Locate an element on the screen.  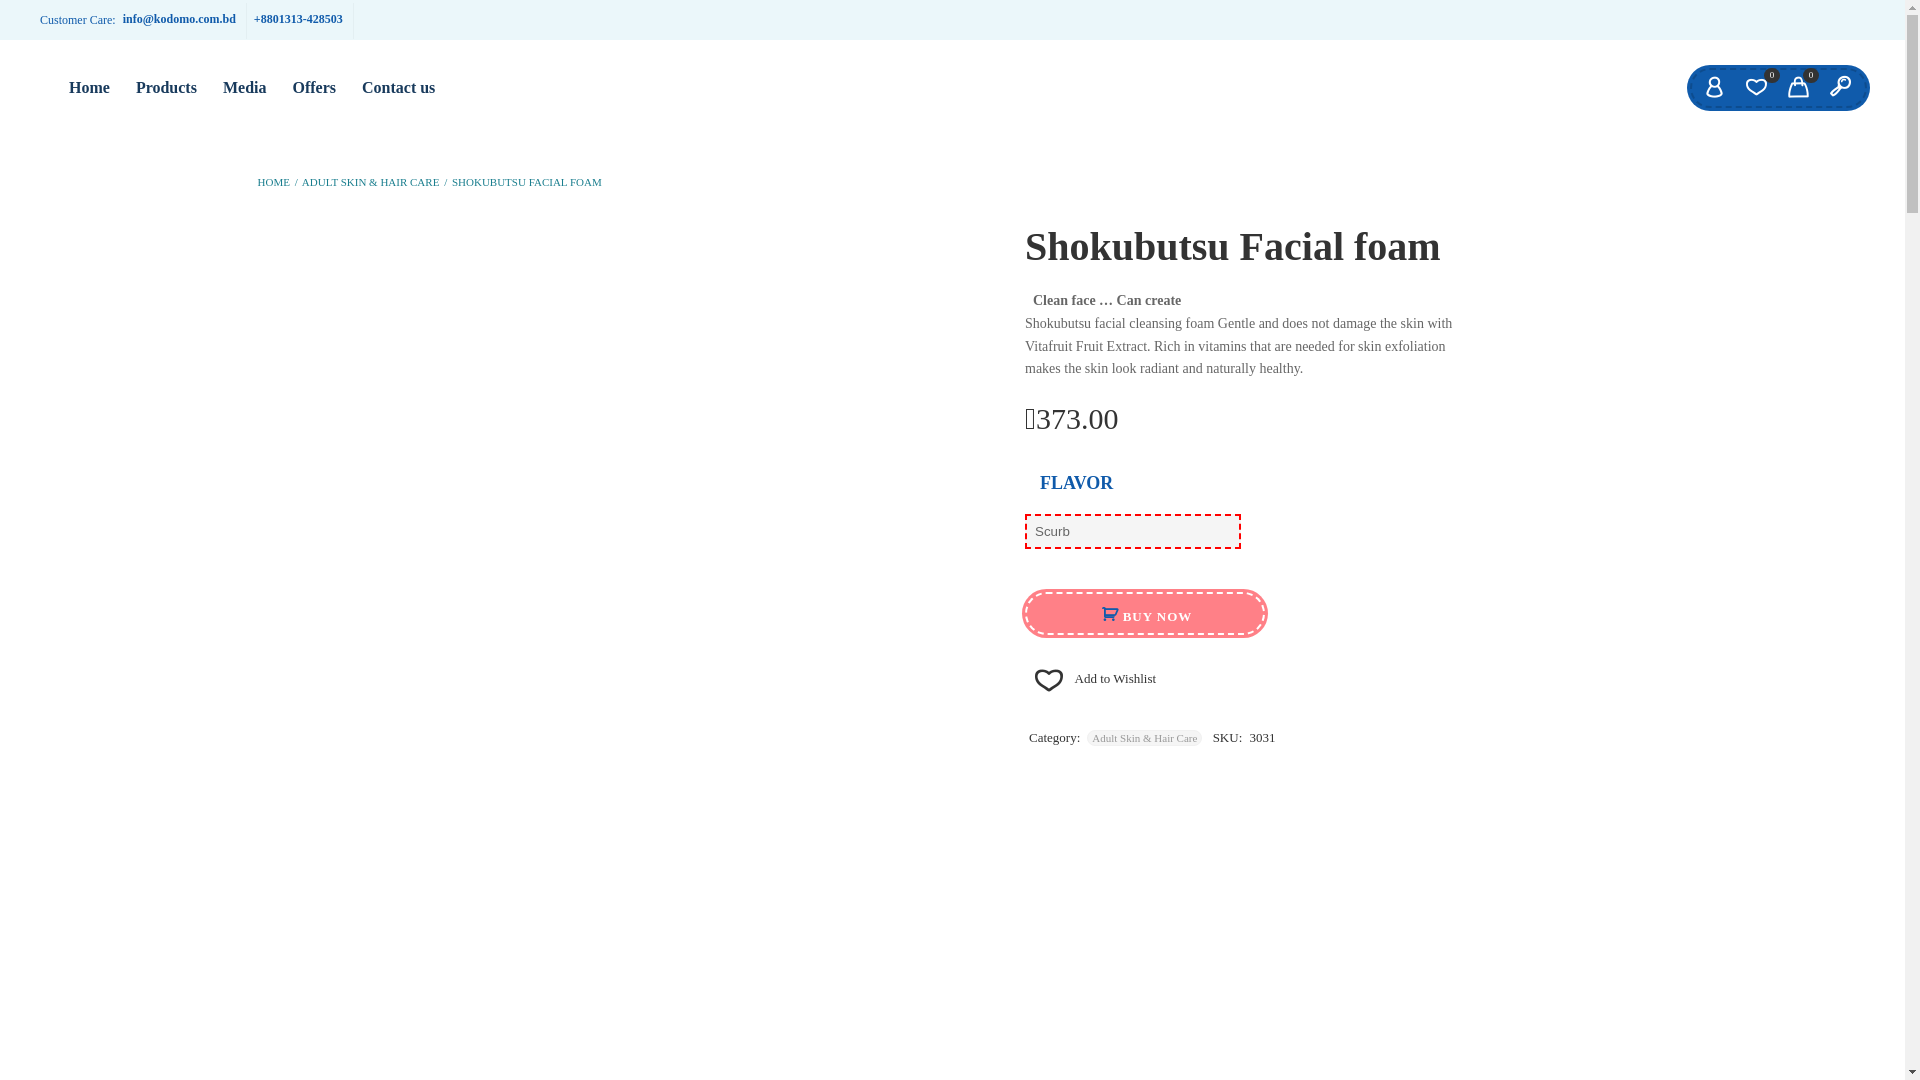
'Register' is located at coordinates (819, 566).